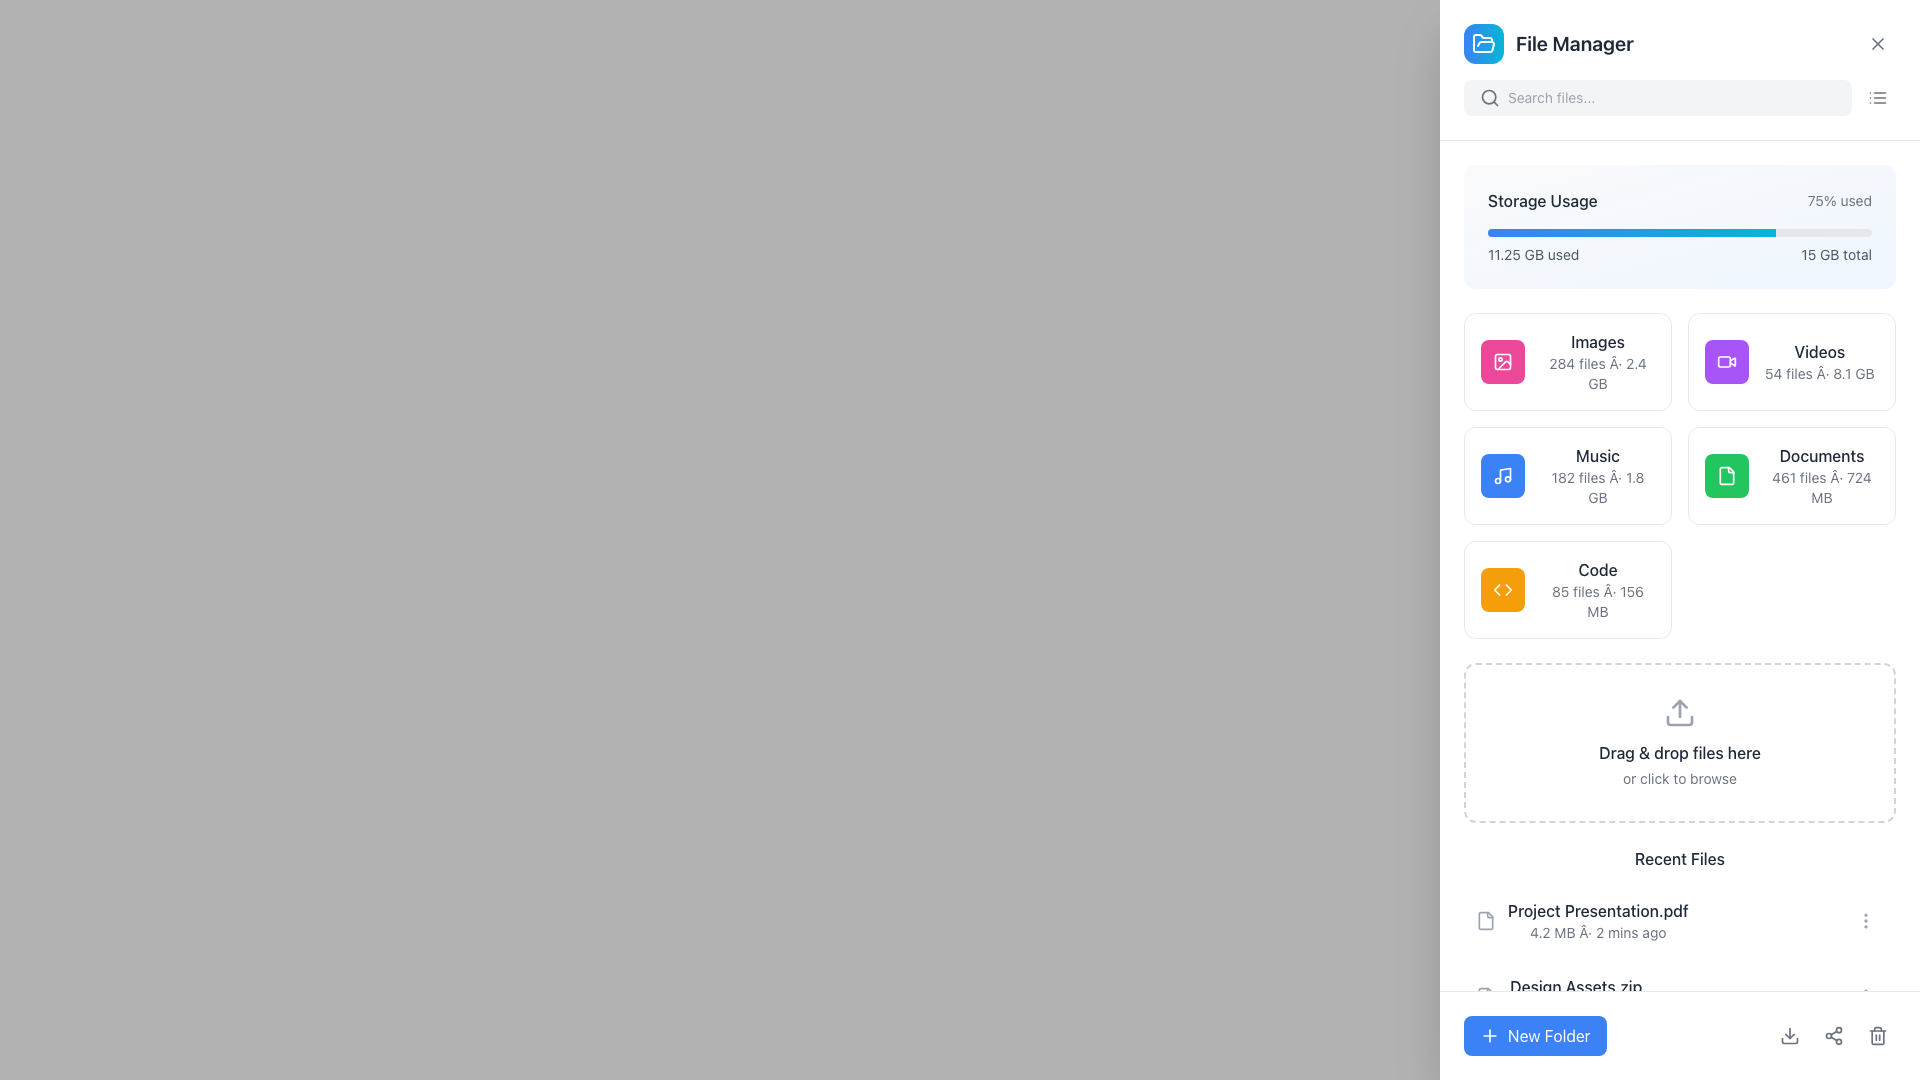  Describe the element at coordinates (1502, 589) in the screenshot. I see `the 'Code' category icon located in the bottom row of the dashboard, which visually identifies this section and is positioned to the left of the '85 files' and '156 MB' text` at that location.